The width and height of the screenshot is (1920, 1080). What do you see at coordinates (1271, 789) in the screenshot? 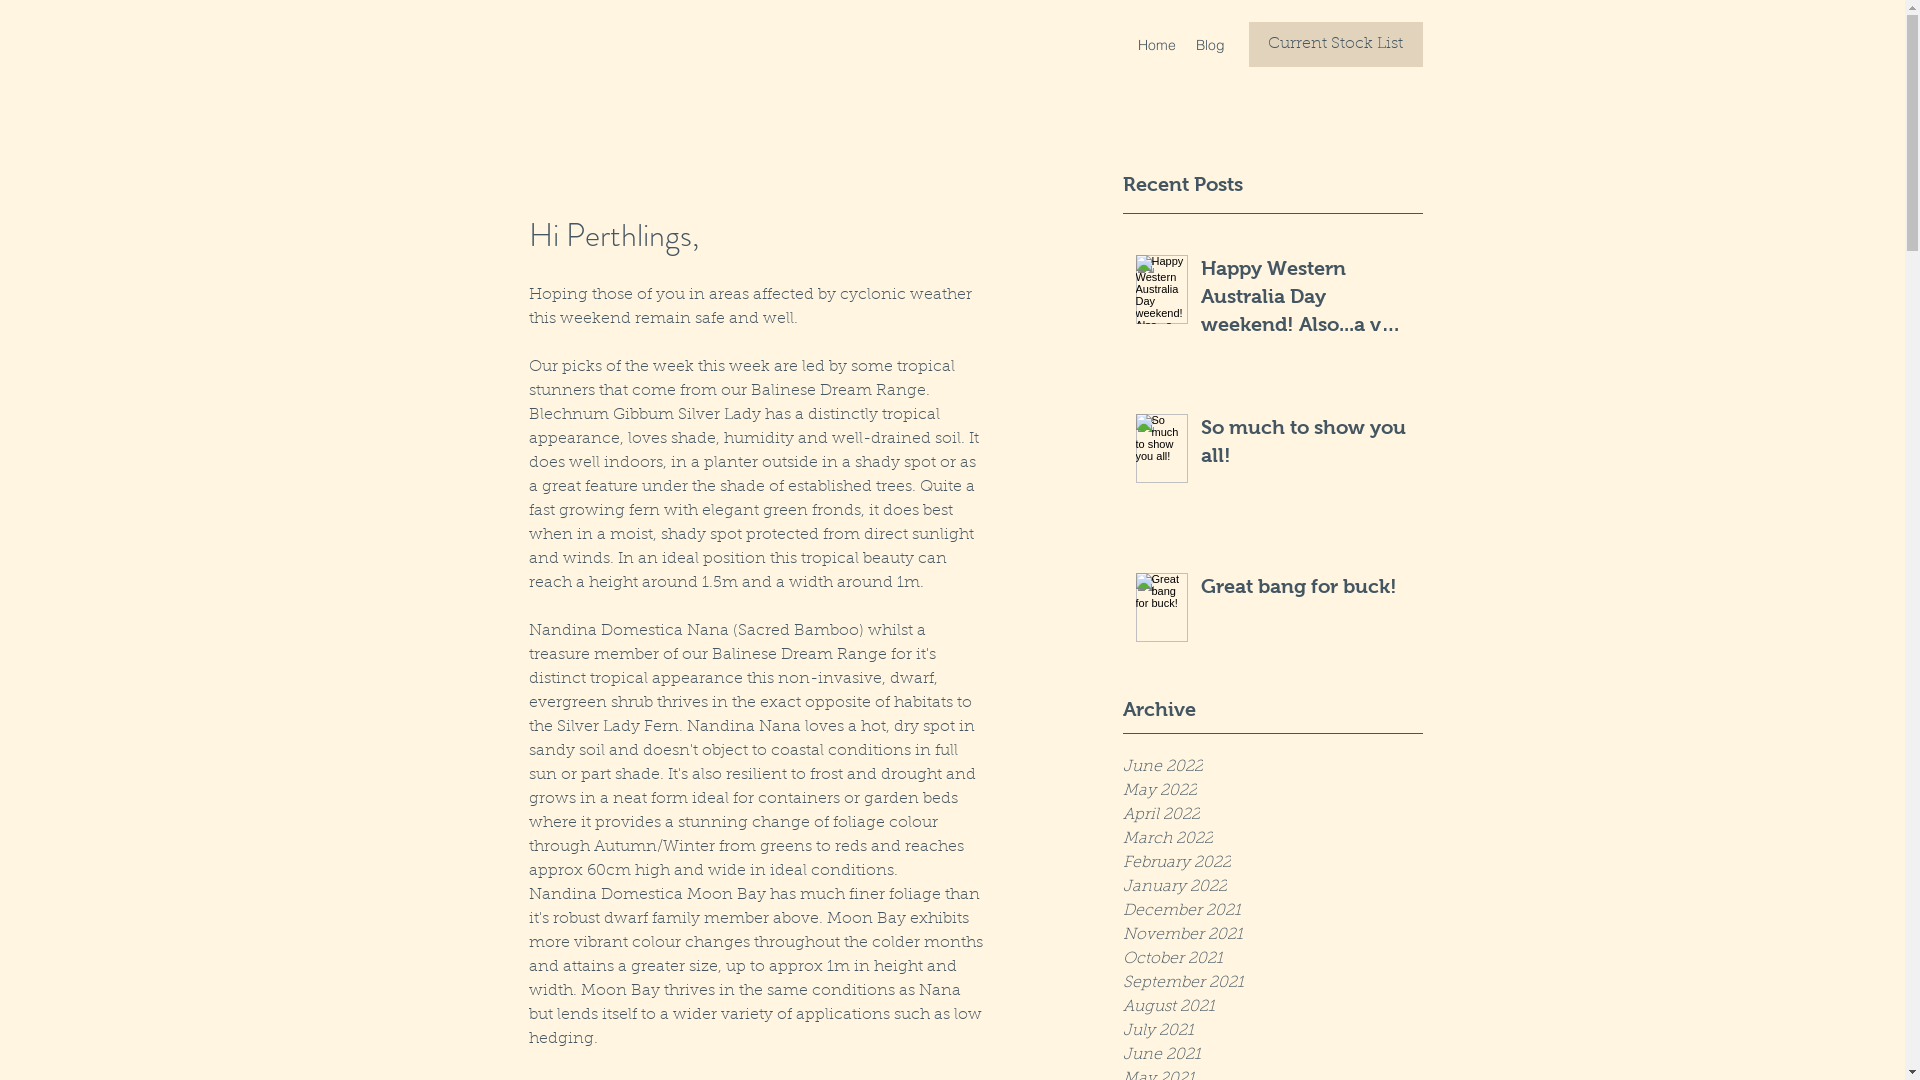
I see `'May 2022'` at bounding box center [1271, 789].